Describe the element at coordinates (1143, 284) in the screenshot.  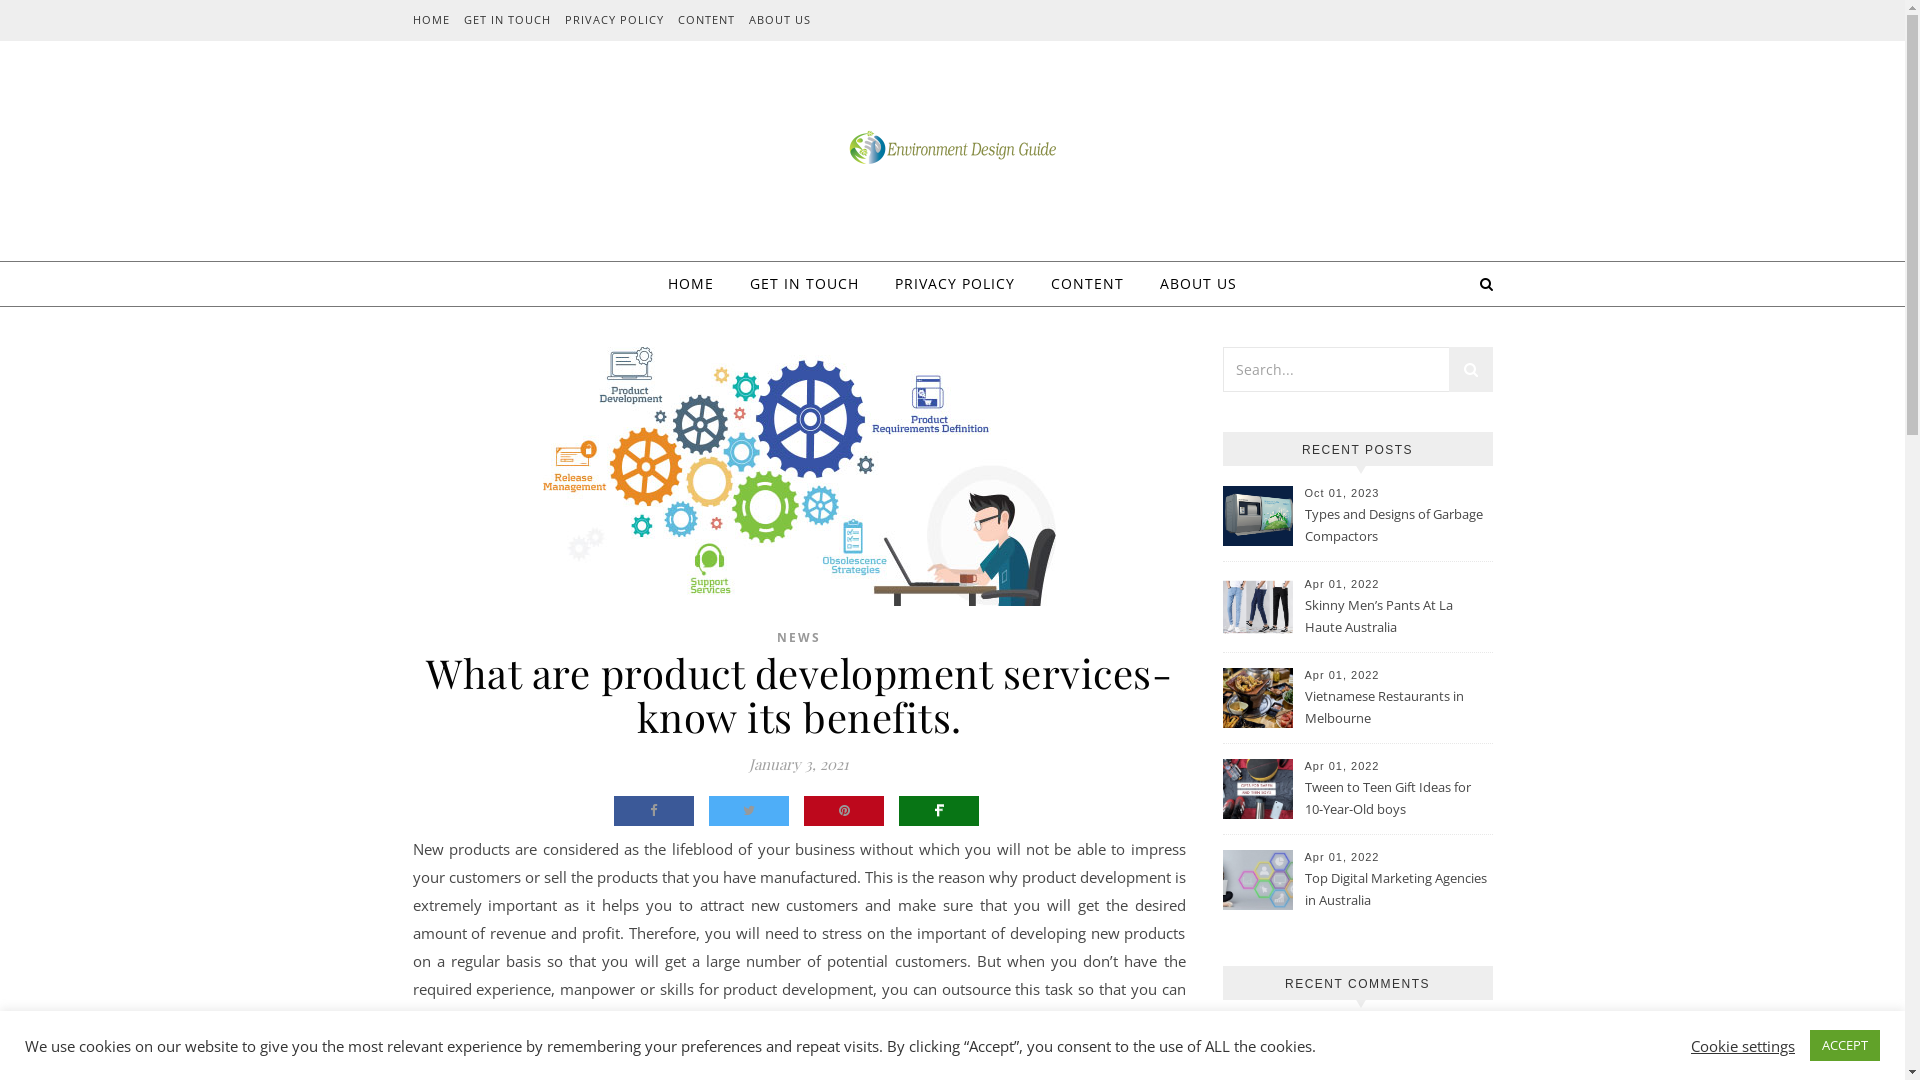
I see `'ABOUT US'` at that location.